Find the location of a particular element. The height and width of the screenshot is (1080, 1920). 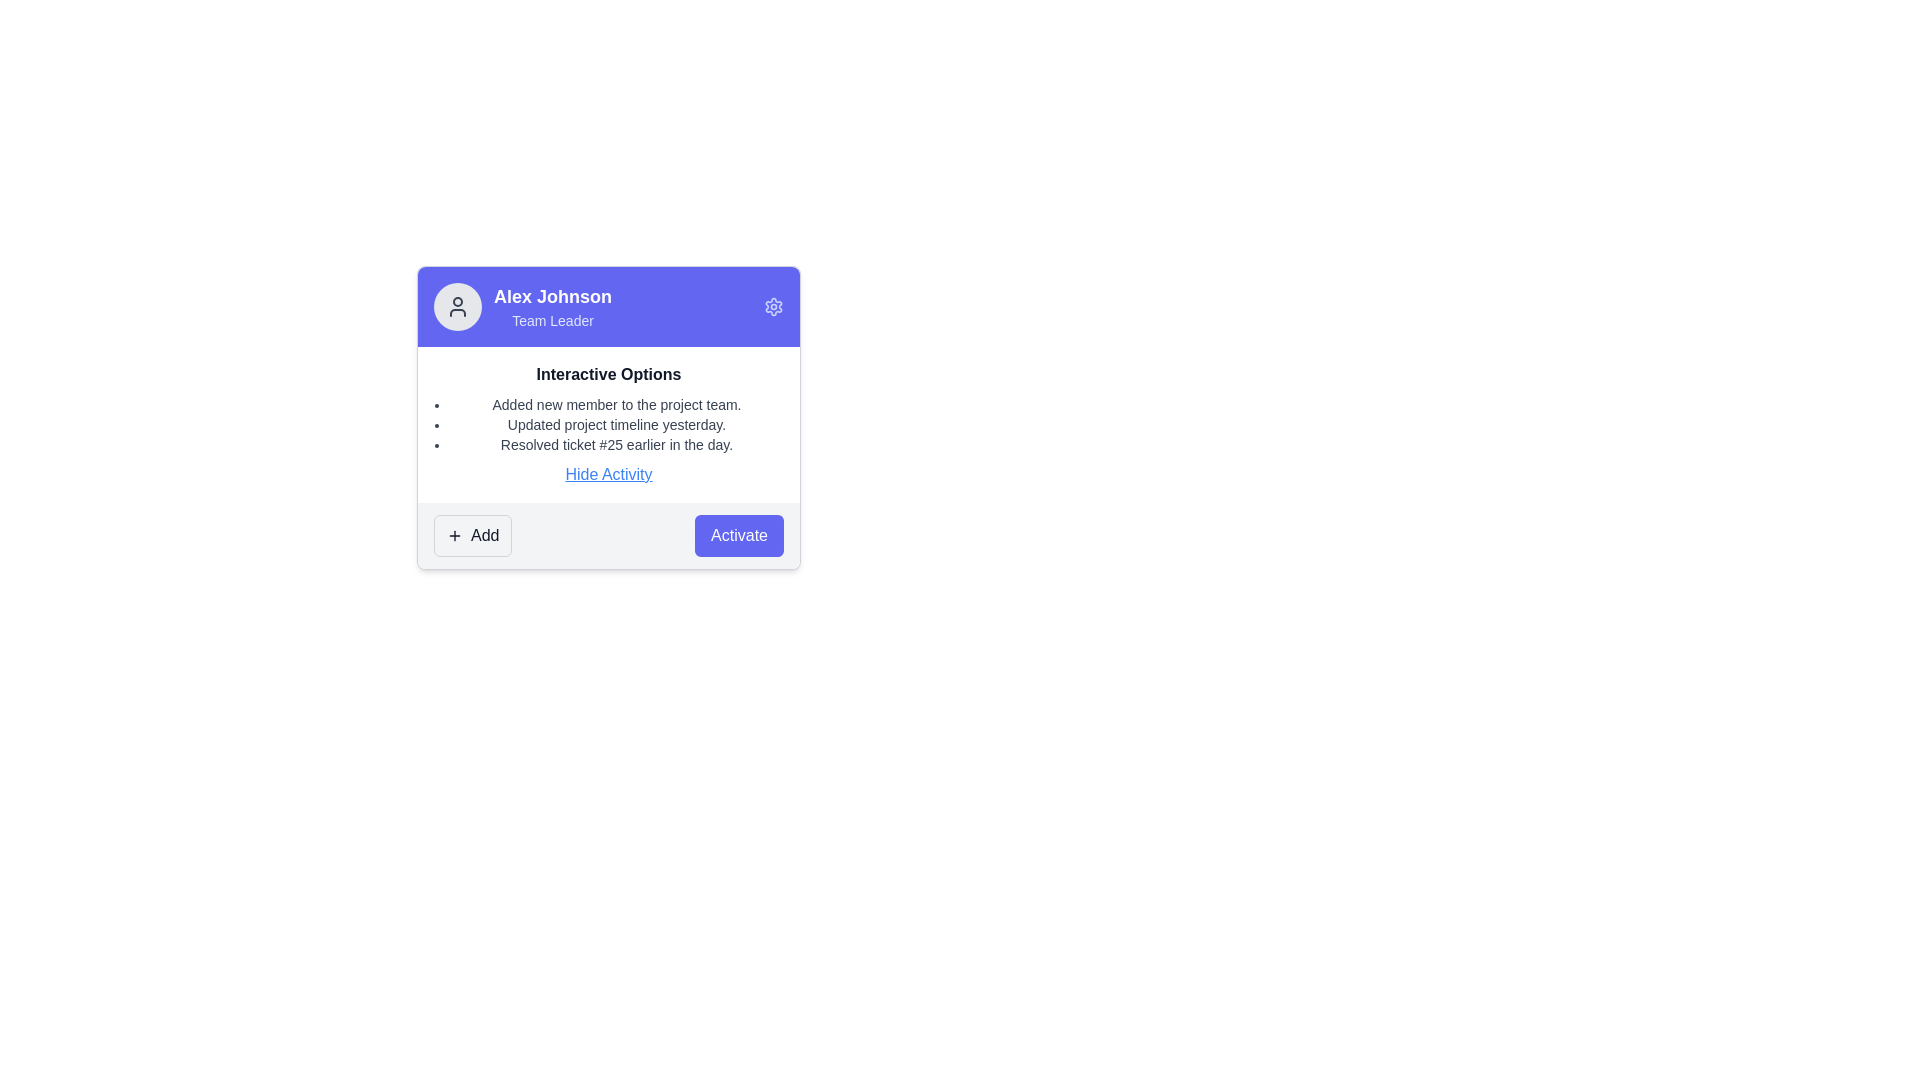

the clickable link that hides activity-related information is located at coordinates (608, 474).